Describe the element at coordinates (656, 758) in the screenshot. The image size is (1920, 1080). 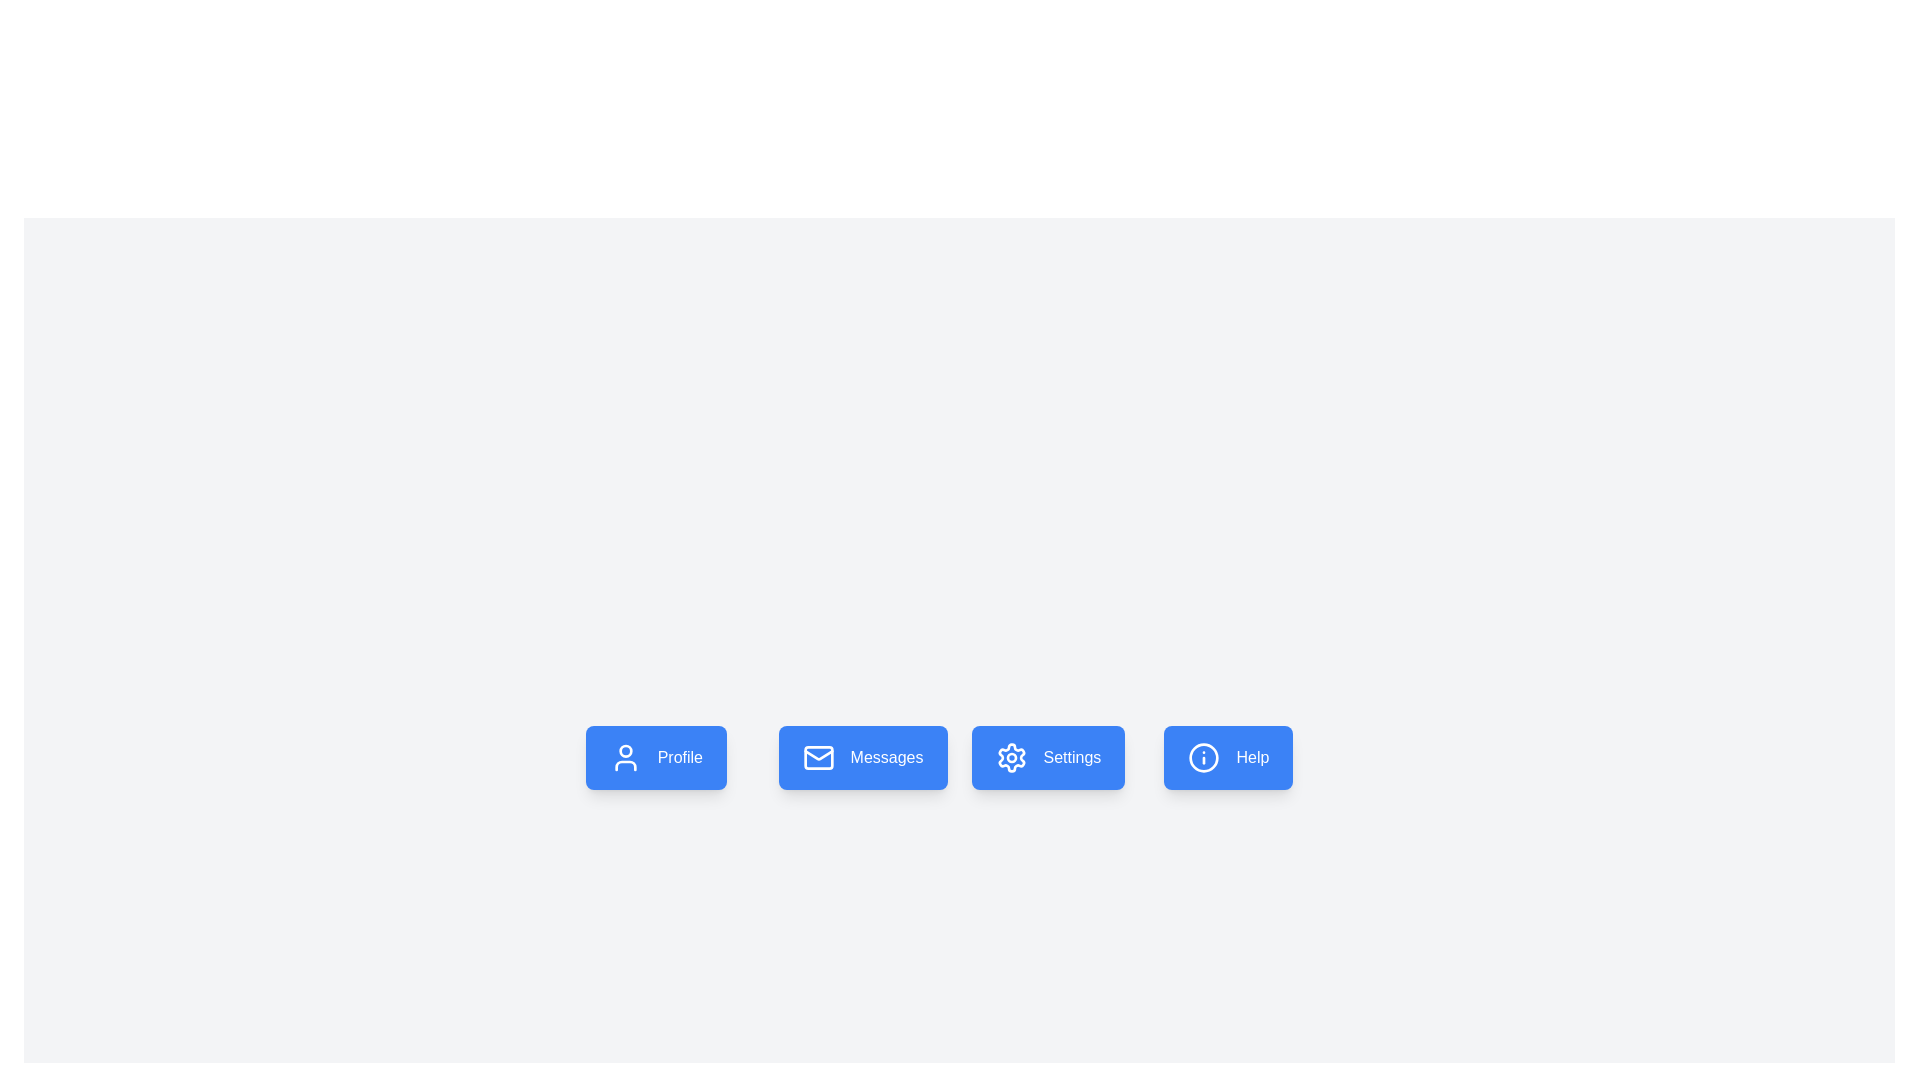
I see `the 'Profile' button, which is a rectangular button with rounded corners and a blue background` at that location.